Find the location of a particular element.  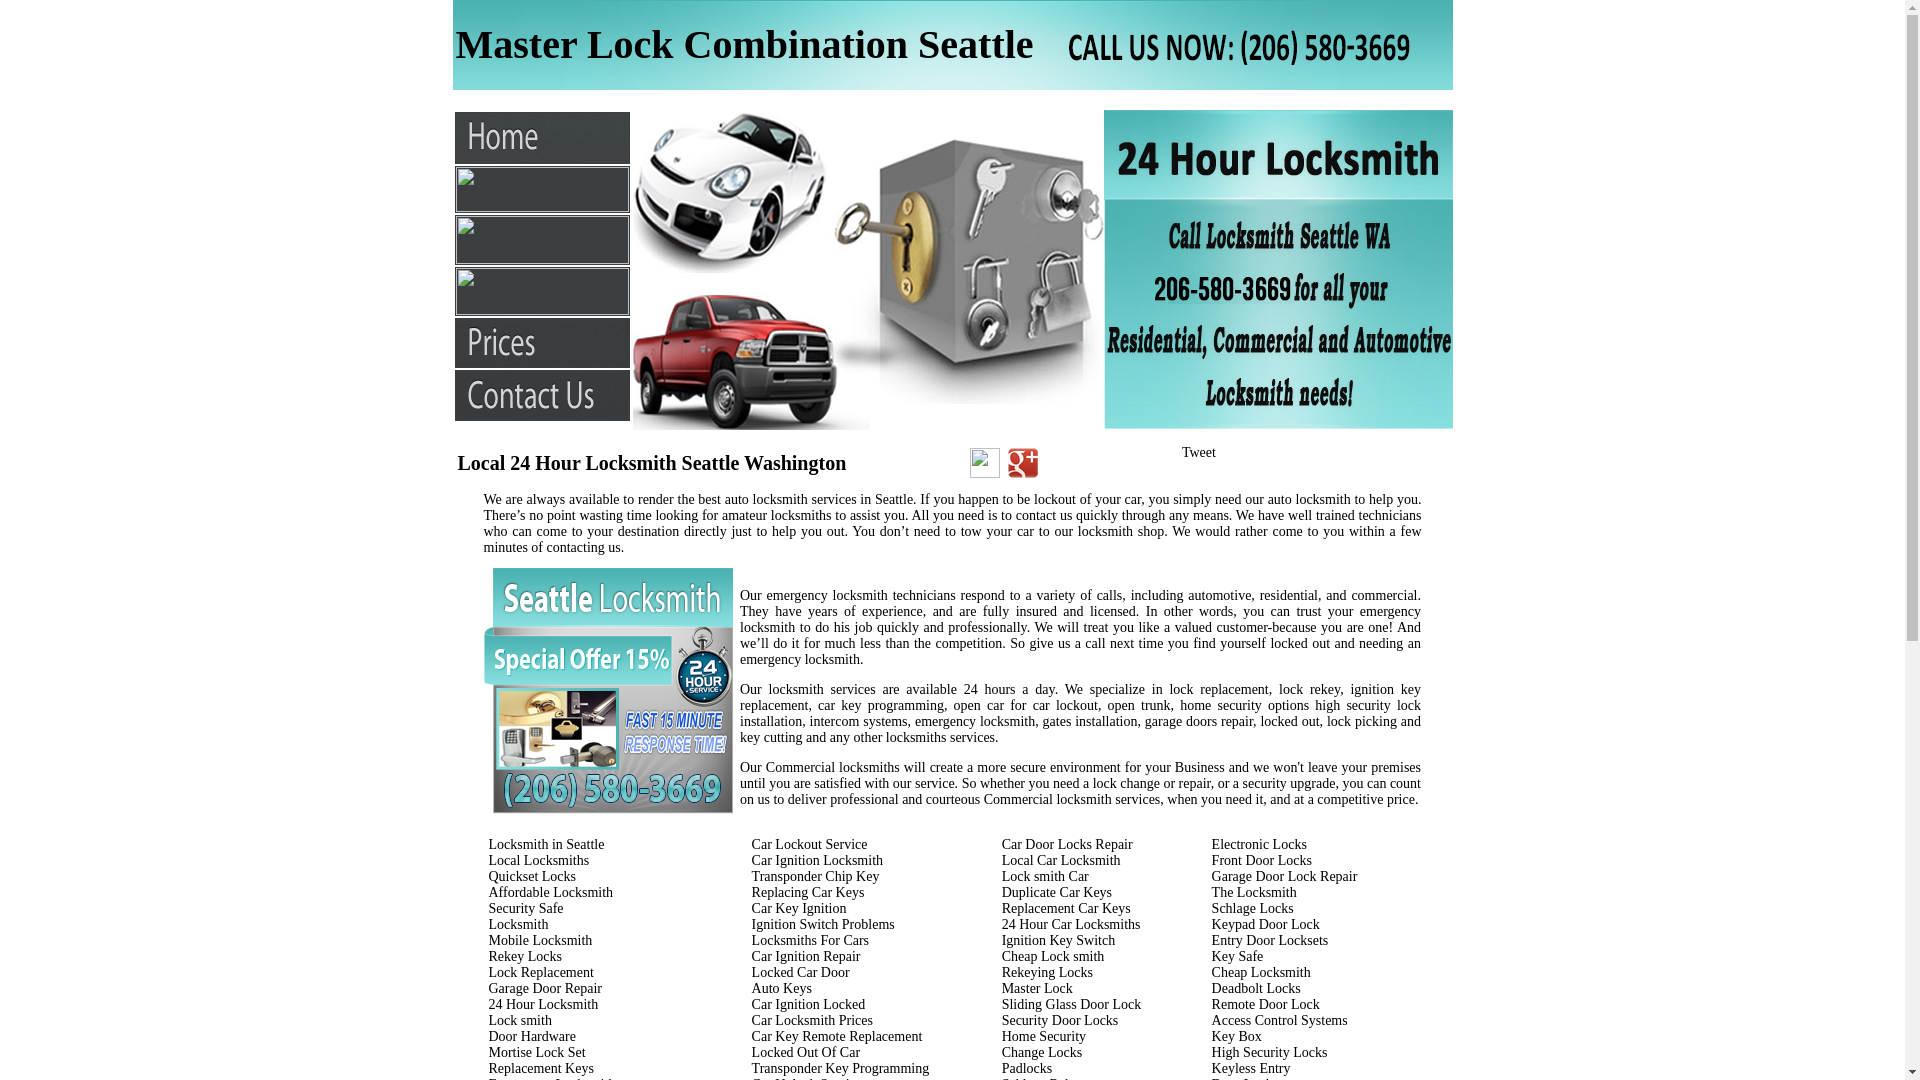

'Tweet' is located at coordinates (1199, 452).